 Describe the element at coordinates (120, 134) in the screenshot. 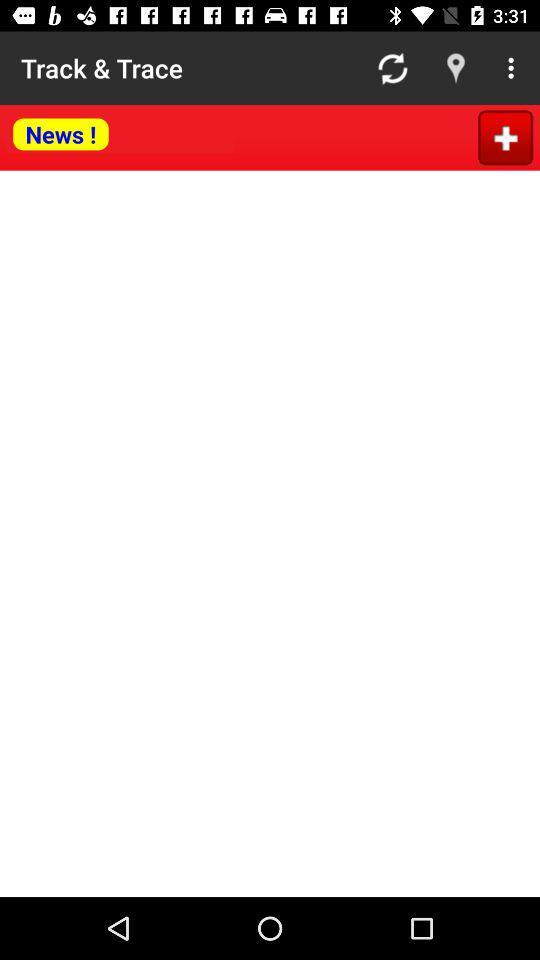

I see `see the news` at that location.